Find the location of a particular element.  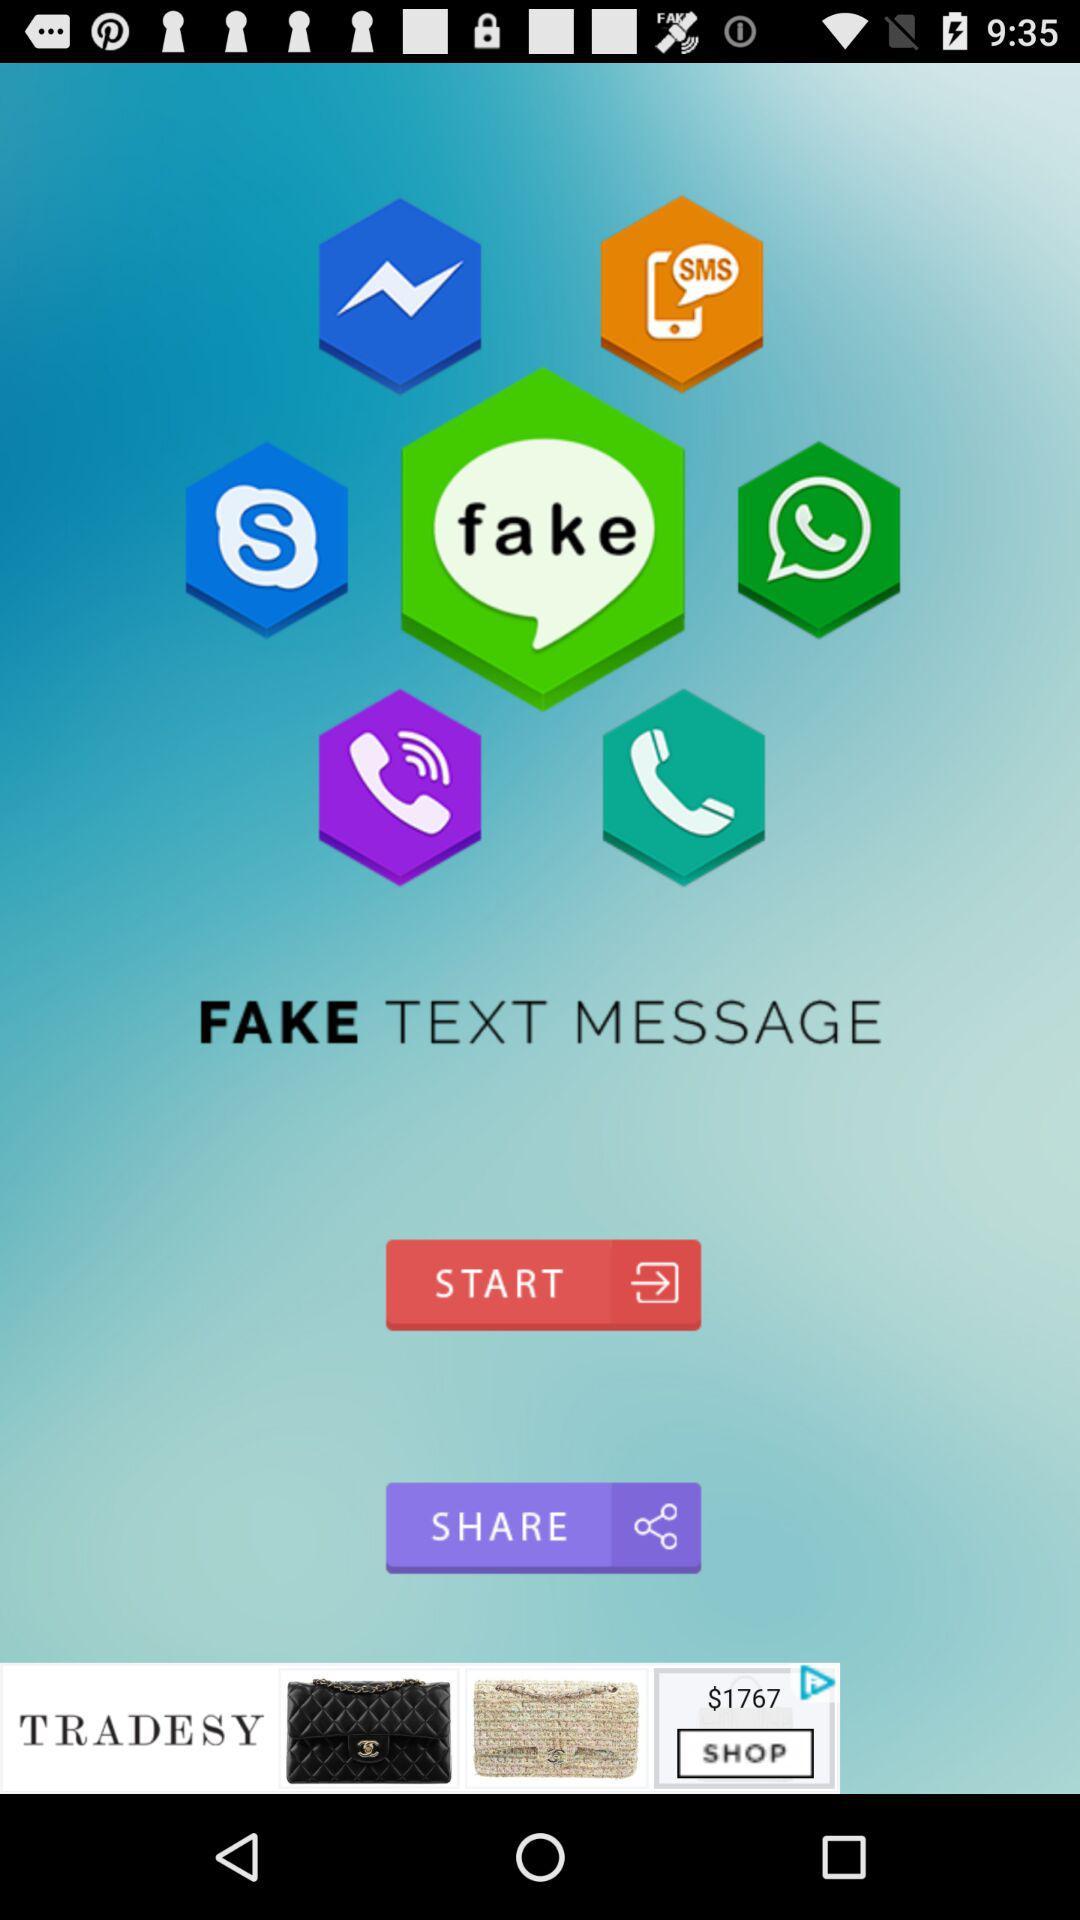

the date_range icon is located at coordinates (540, 1374).